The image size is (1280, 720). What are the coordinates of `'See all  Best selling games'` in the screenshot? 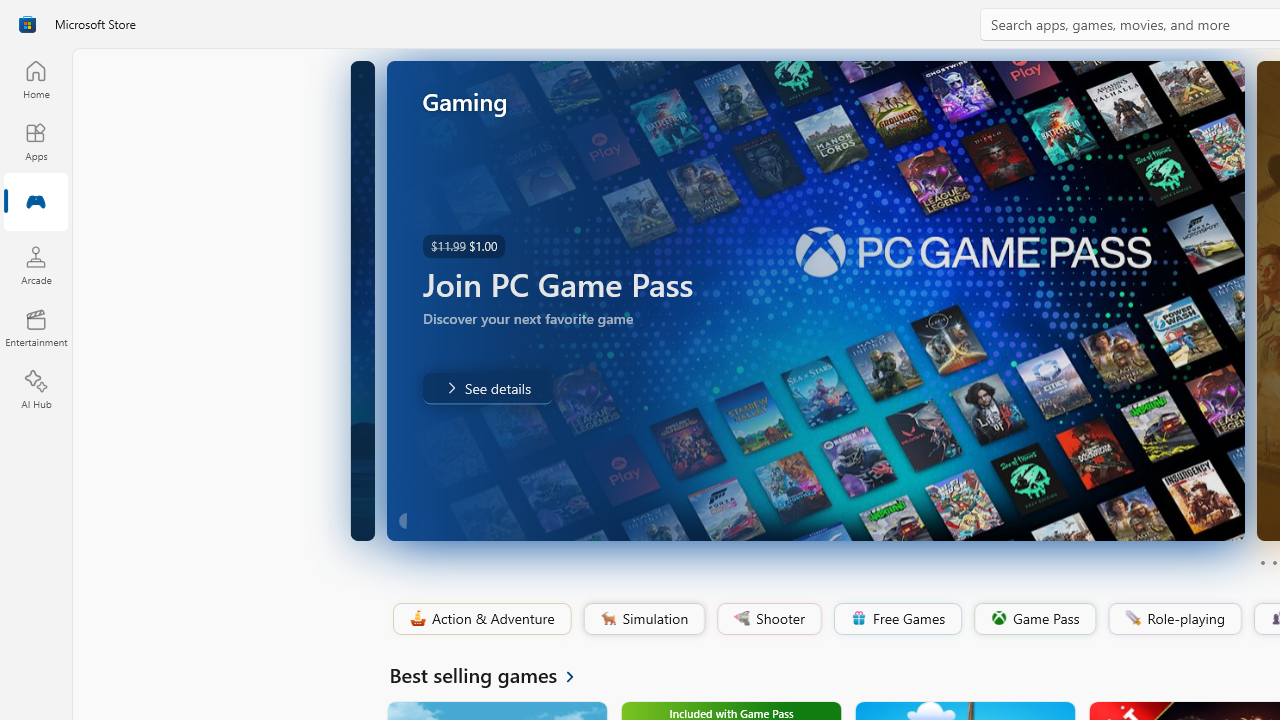 It's located at (494, 675).